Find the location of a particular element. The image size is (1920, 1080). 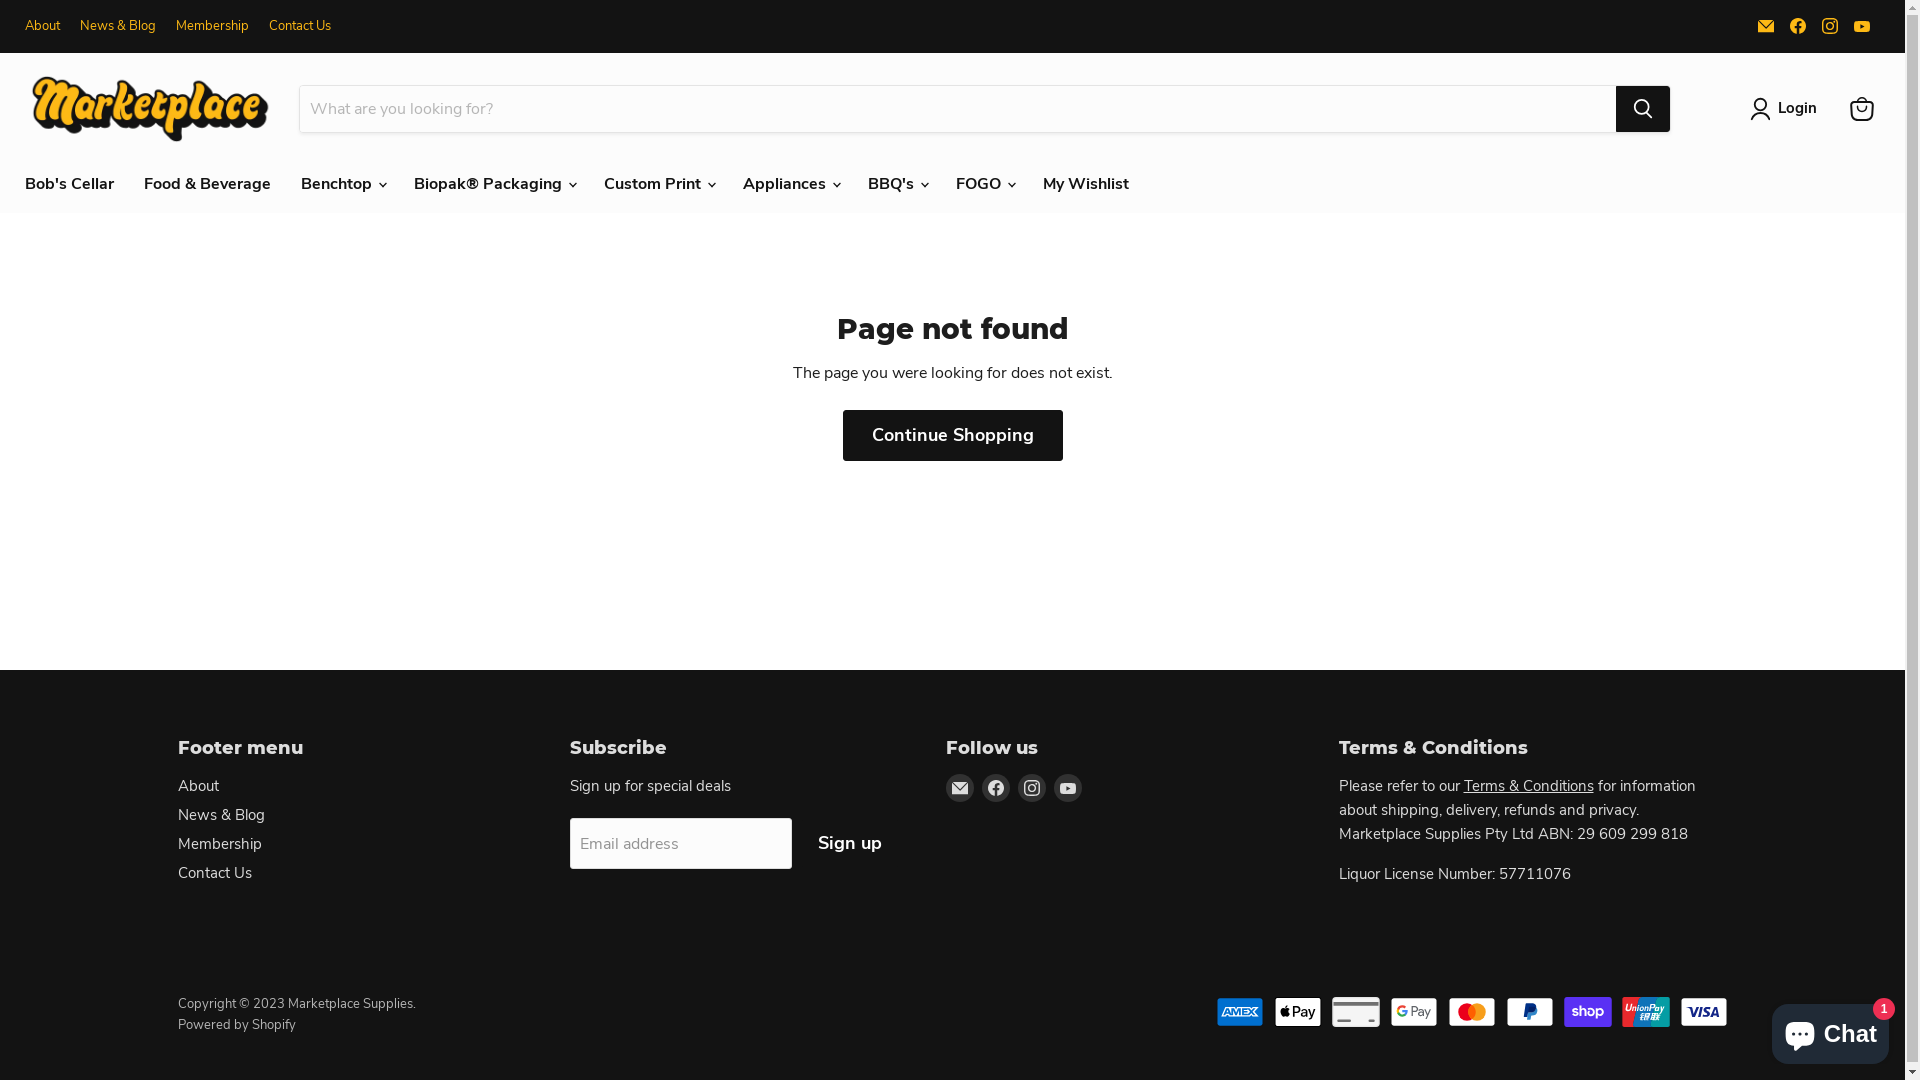

'Email Marketplace Supplies' is located at coordinates (1751, 26).